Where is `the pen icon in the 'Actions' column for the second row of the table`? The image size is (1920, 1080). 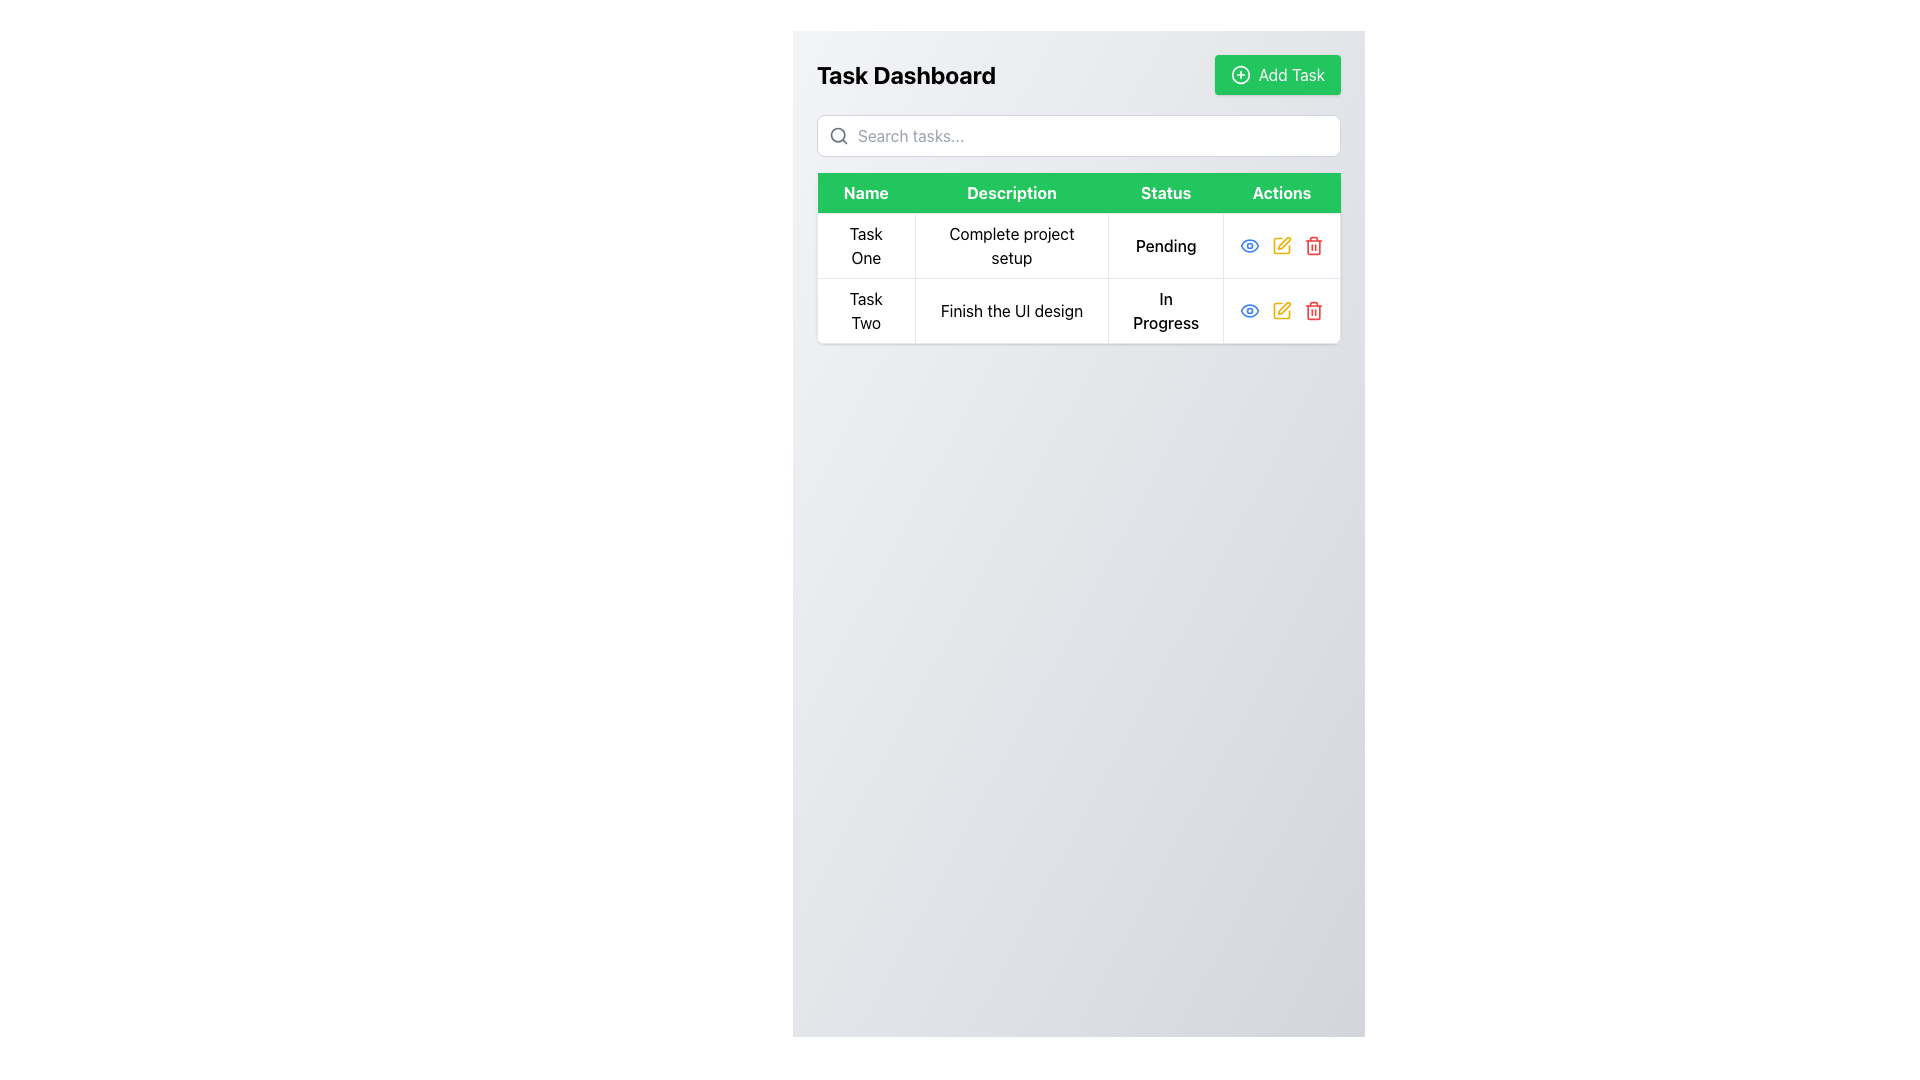
the pen icon in the 'Actions' column for the second row of the table is located at coordinates (1283, 242).